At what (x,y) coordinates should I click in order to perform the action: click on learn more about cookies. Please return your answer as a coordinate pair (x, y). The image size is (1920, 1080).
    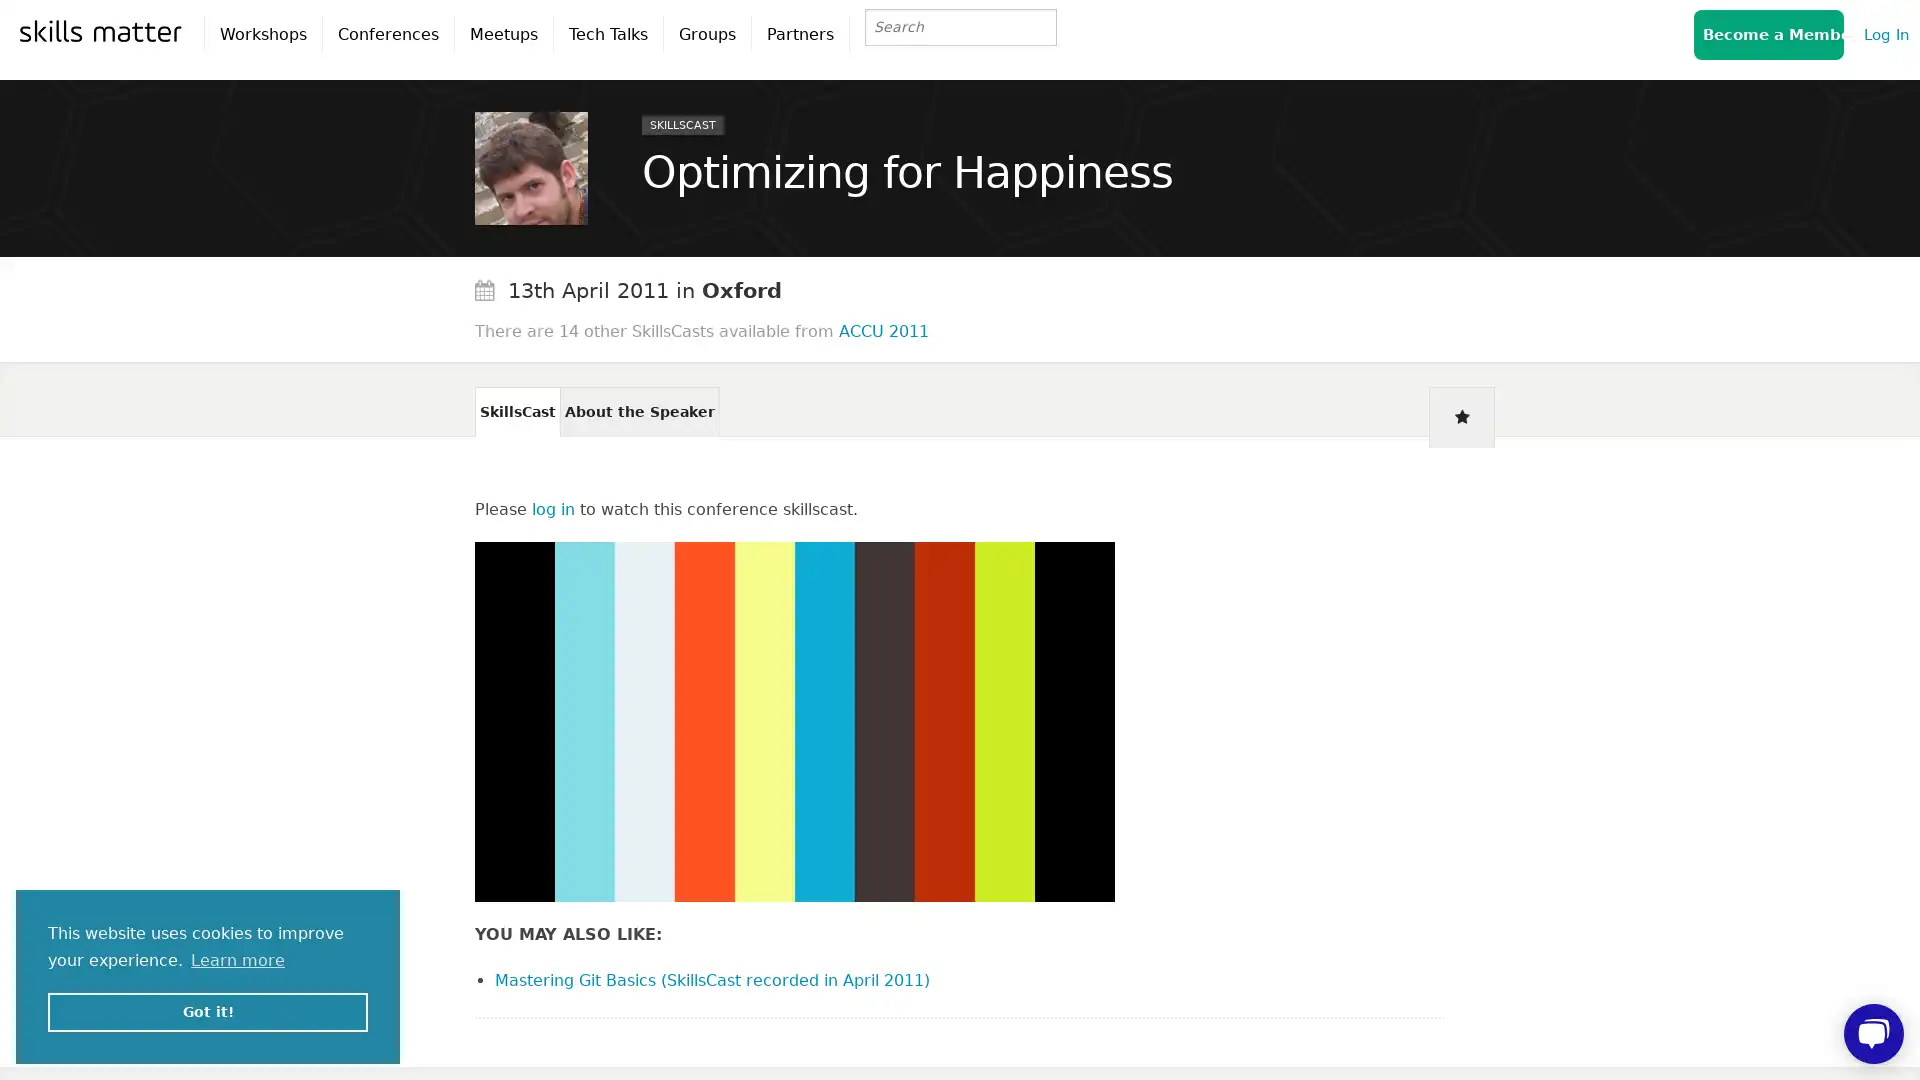
    Looking at the image, I should click on (238, 959).